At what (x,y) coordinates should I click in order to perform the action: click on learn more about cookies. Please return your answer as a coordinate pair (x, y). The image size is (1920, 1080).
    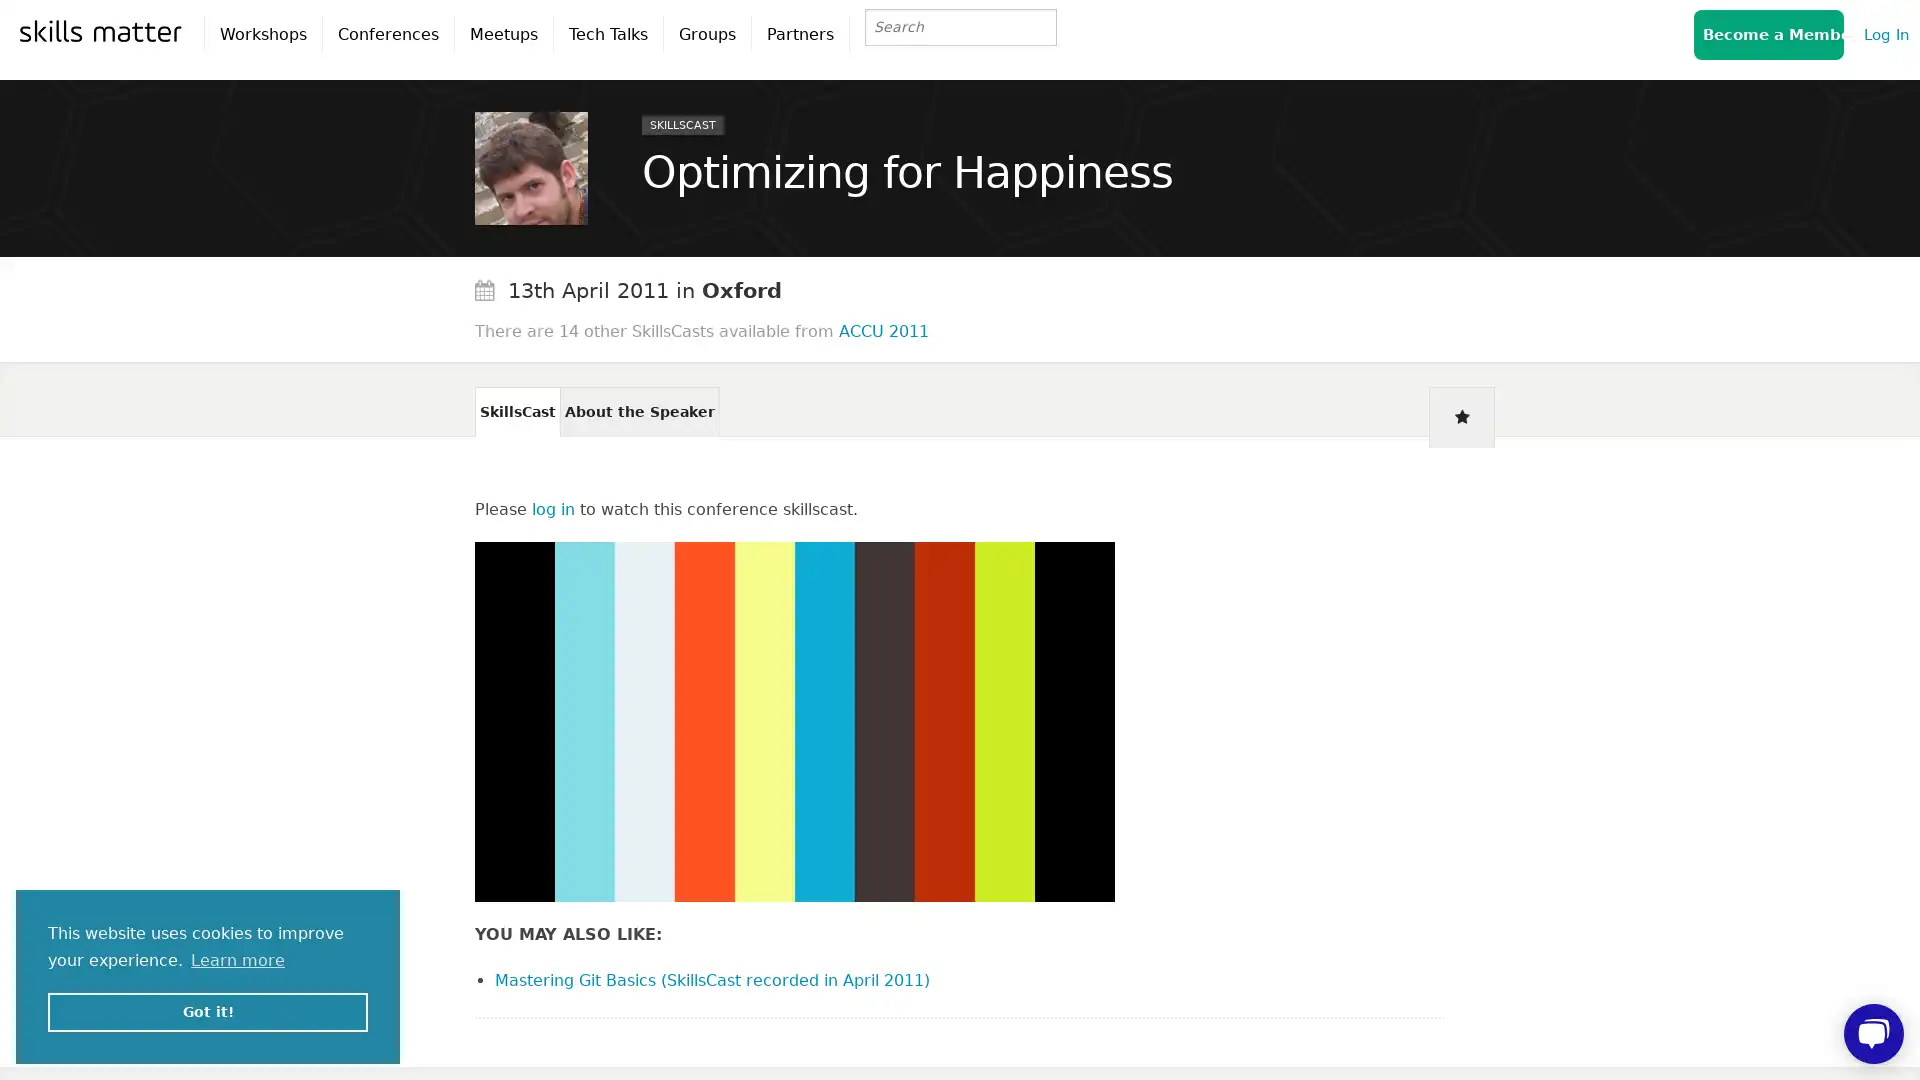
    Looking at the image, I should click on (238, 959).